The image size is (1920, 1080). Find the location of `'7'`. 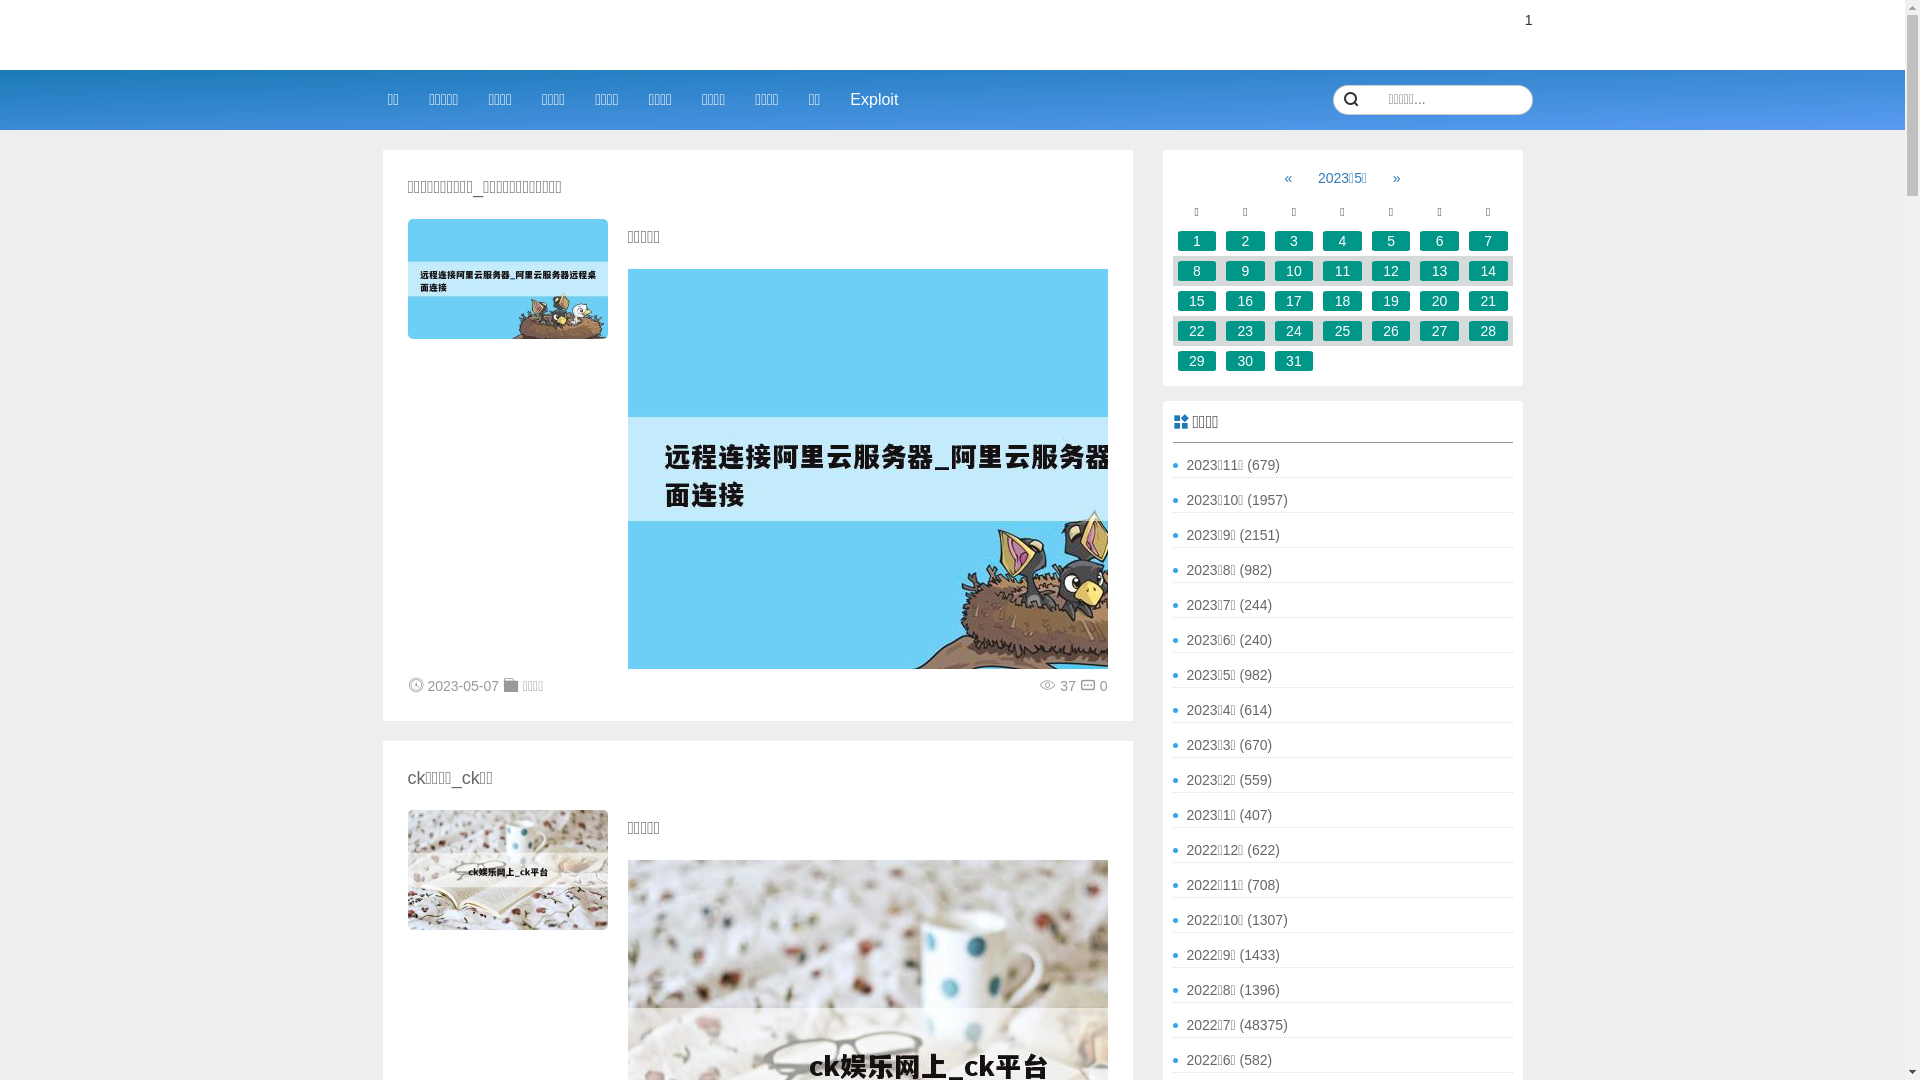

'7' is located at coordinates (1488, 239).